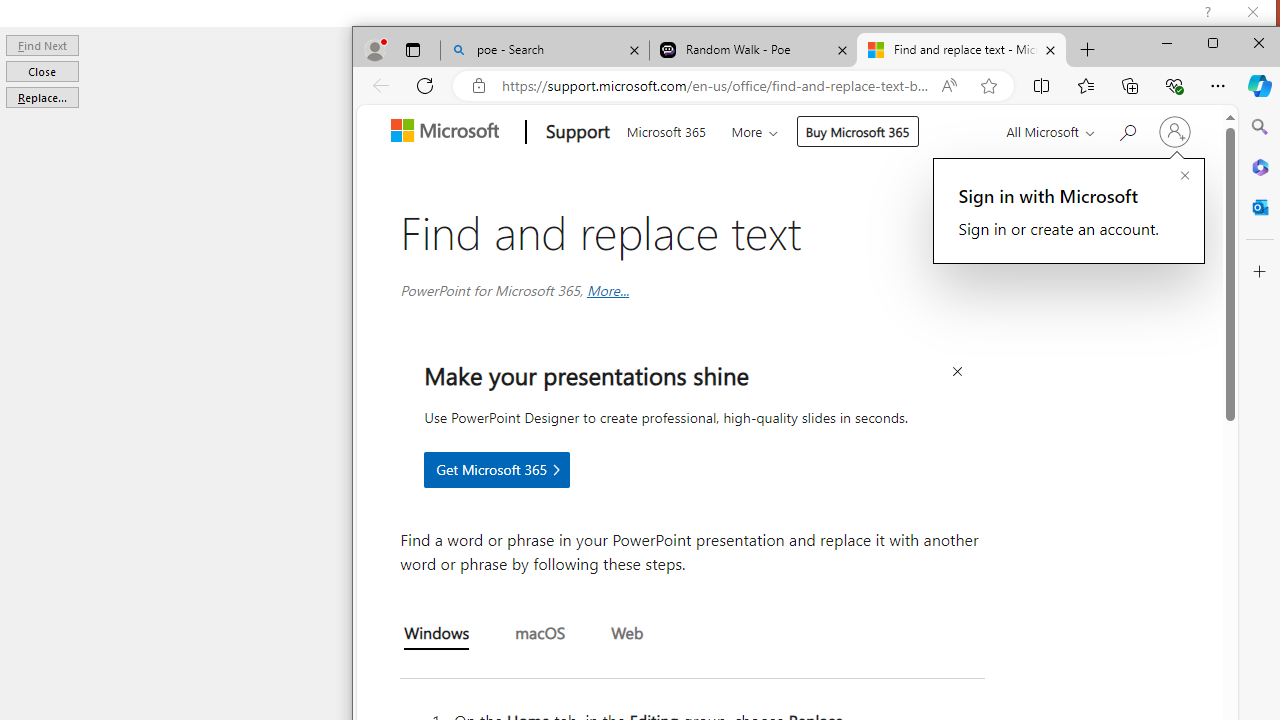 This screenshot has height=720, width=1280. What do you see at coordinates (1049, 49) in the screenshot?
I see `'Close tab'` at bounding box center [1049, 49].